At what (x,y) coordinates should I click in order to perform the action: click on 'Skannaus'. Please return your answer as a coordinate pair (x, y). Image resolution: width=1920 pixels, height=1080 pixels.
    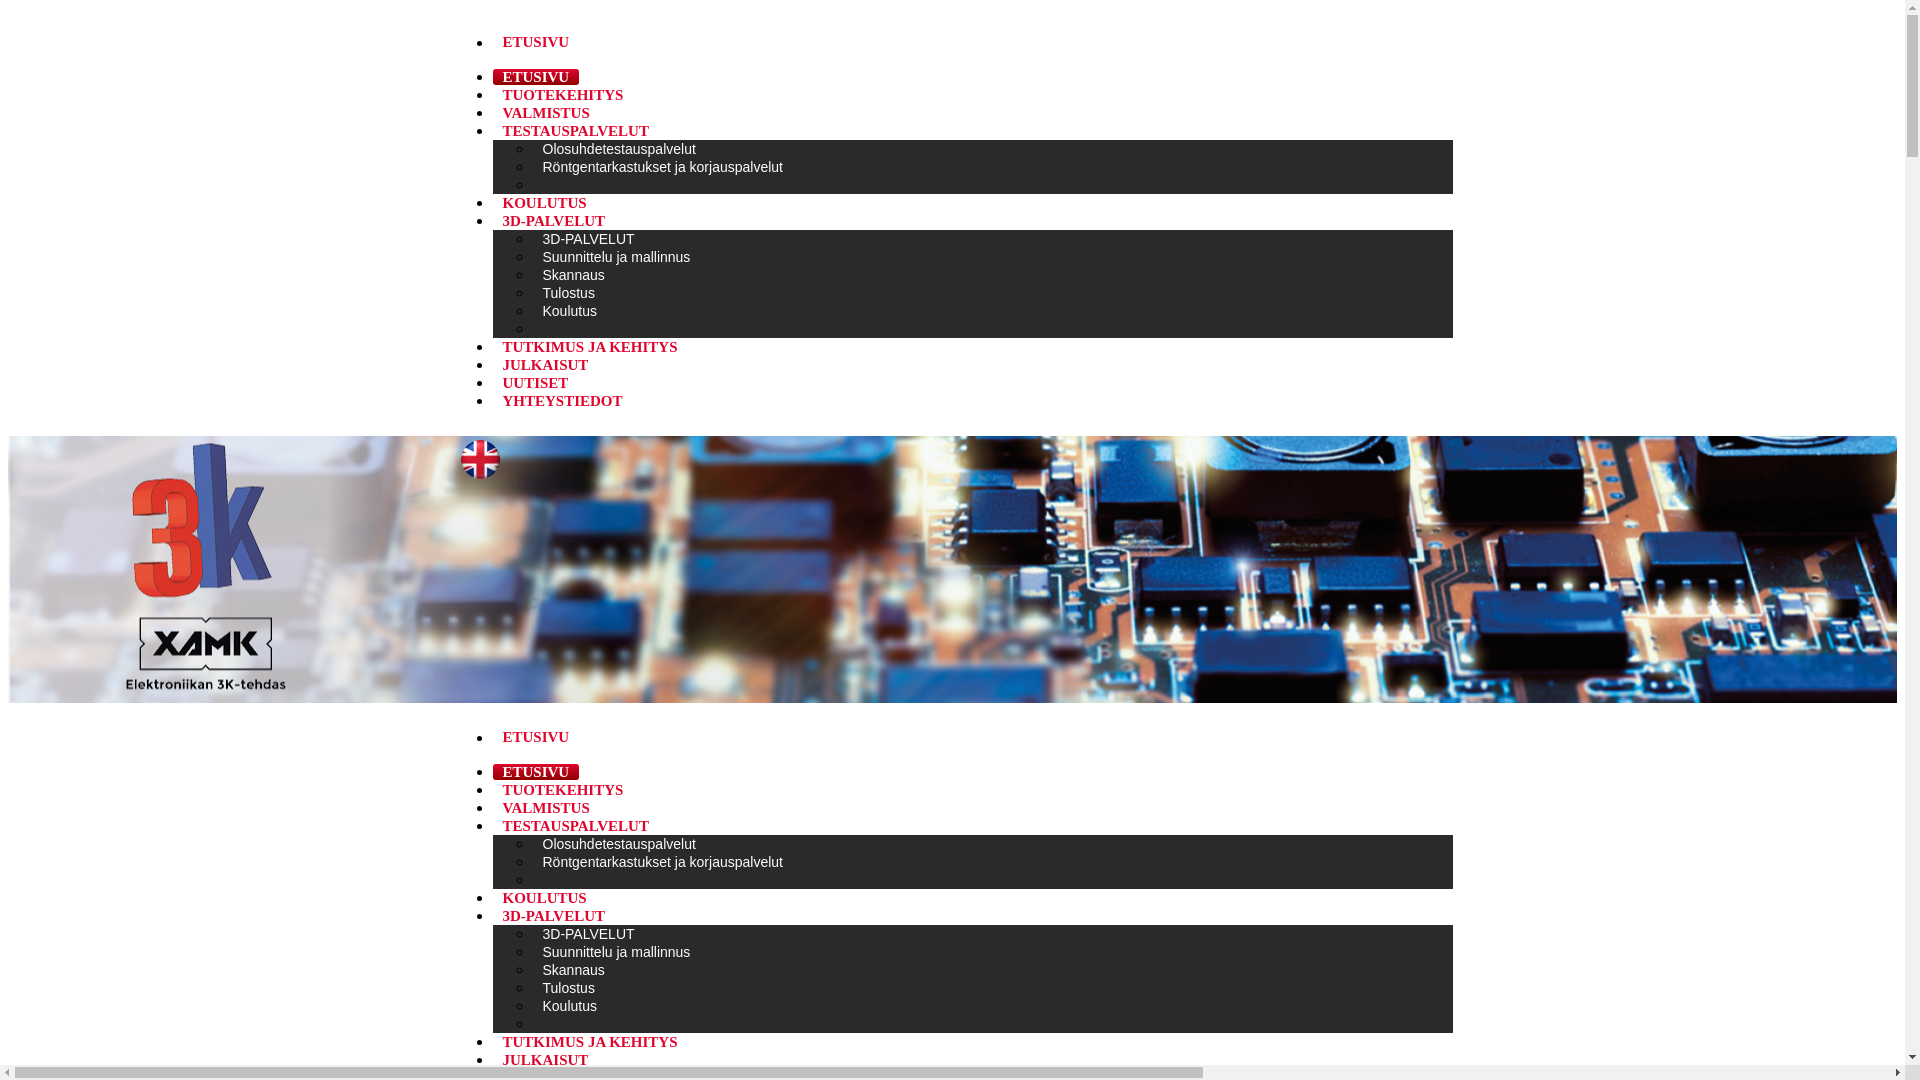
    Looking at the image, I should click on (571, 968).